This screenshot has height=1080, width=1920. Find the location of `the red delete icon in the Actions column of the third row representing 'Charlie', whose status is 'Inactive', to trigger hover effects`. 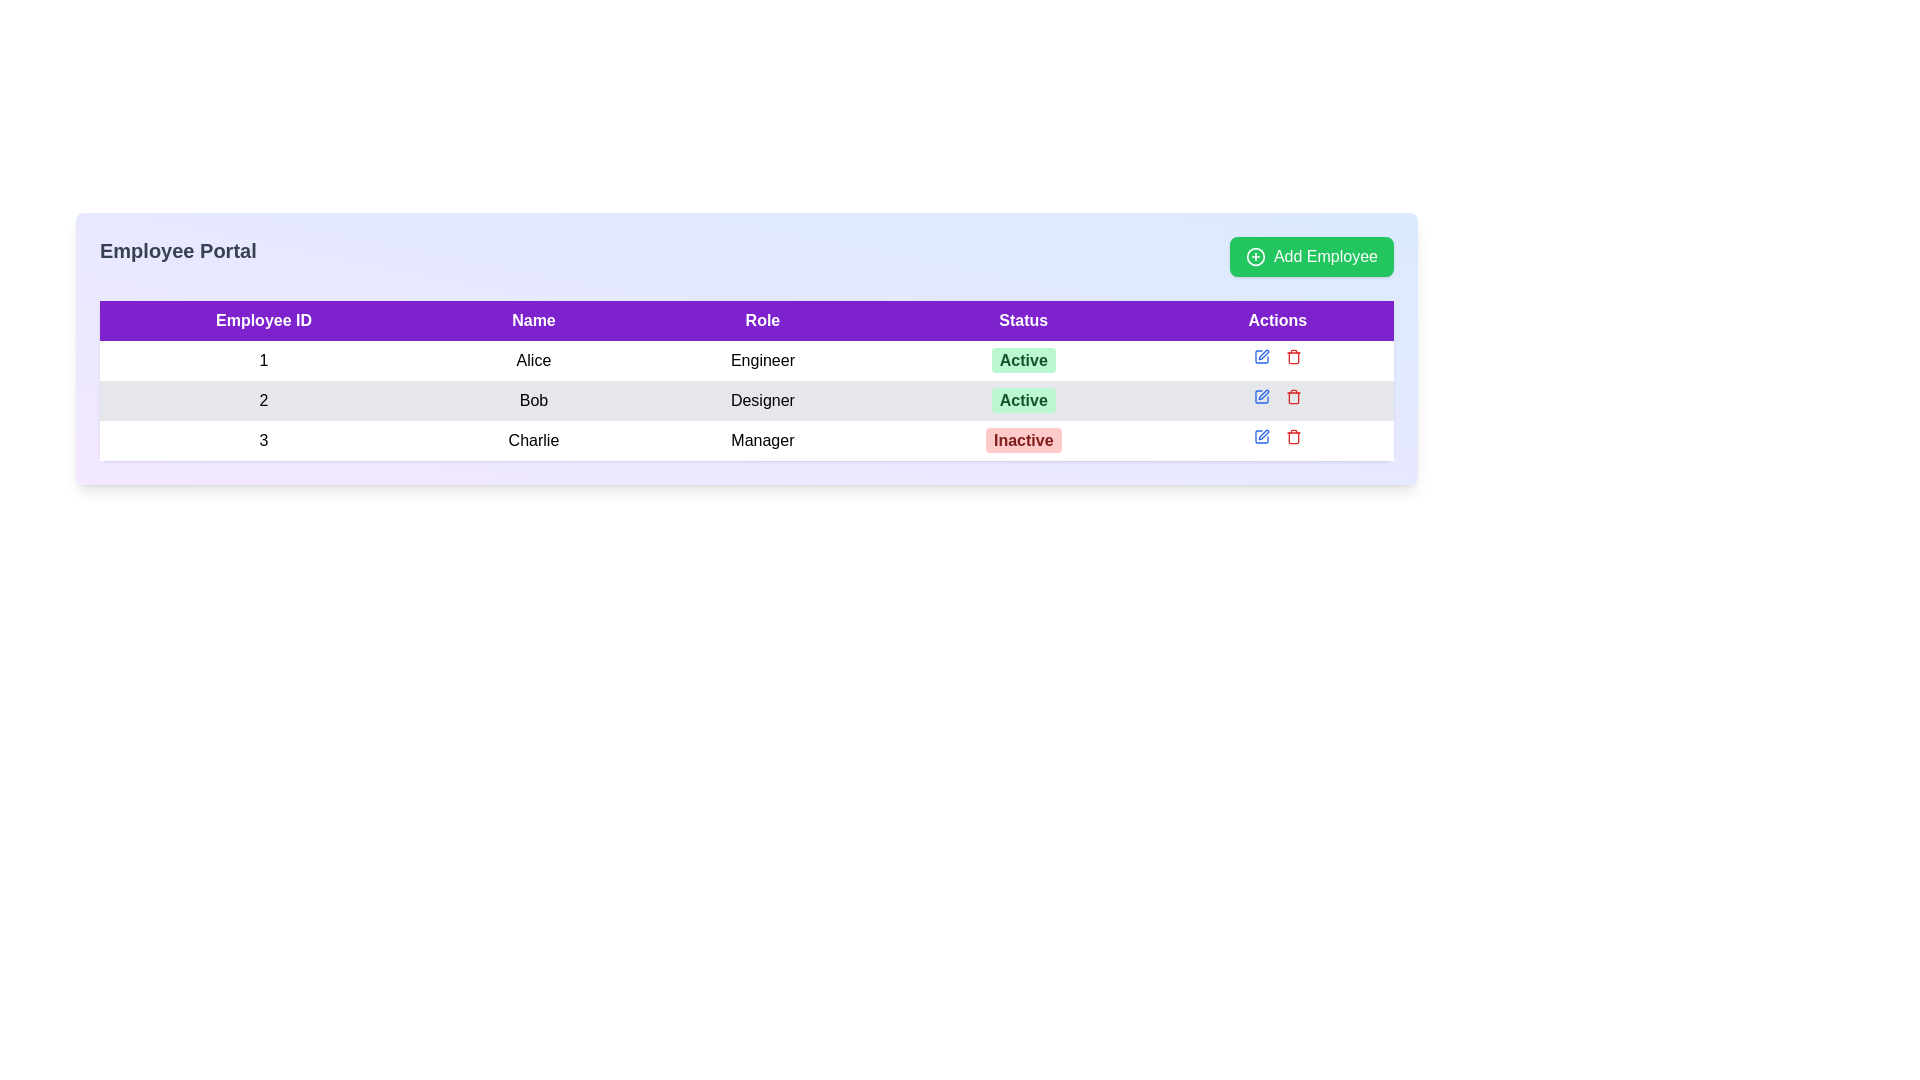

the red delete icon in the Actions column of the third row representing 'Charlie', whose status is 'Inactive', to trigger hover effects is located at coordinates (1276, 435).